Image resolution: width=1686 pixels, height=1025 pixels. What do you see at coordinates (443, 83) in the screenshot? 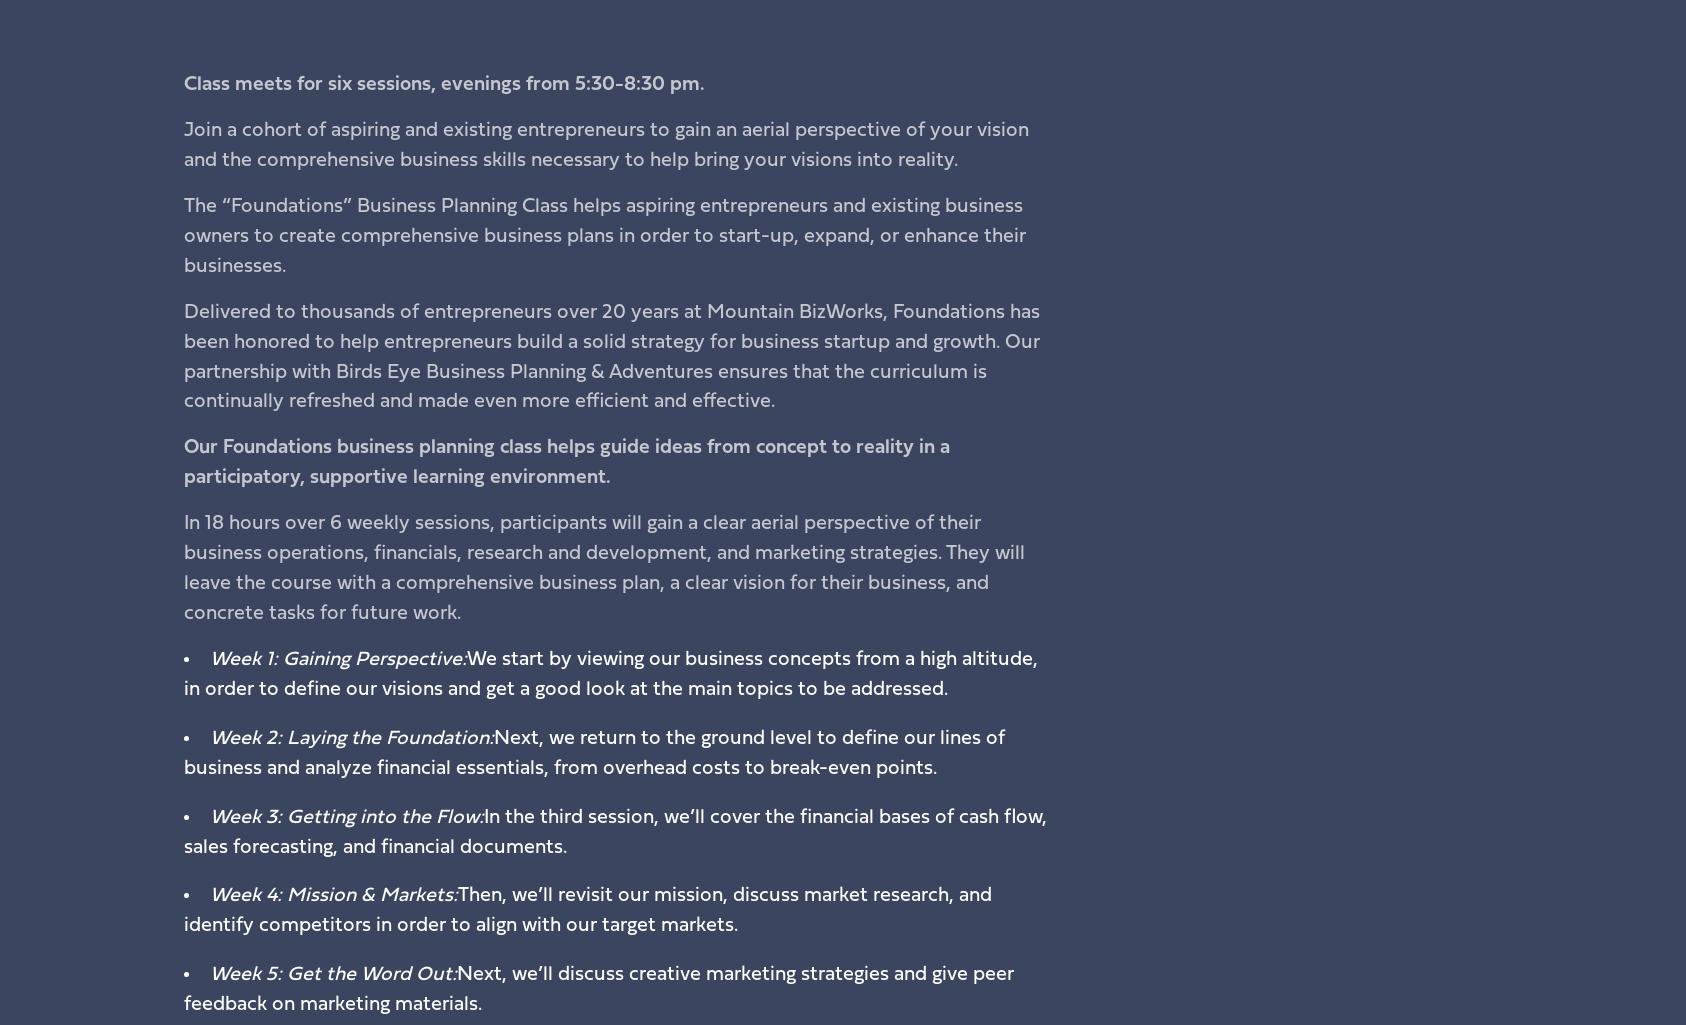
I see `'Class meets for six sessions, evenings from 5:30-8:30 pm.'` at bounding box center [443, 83].